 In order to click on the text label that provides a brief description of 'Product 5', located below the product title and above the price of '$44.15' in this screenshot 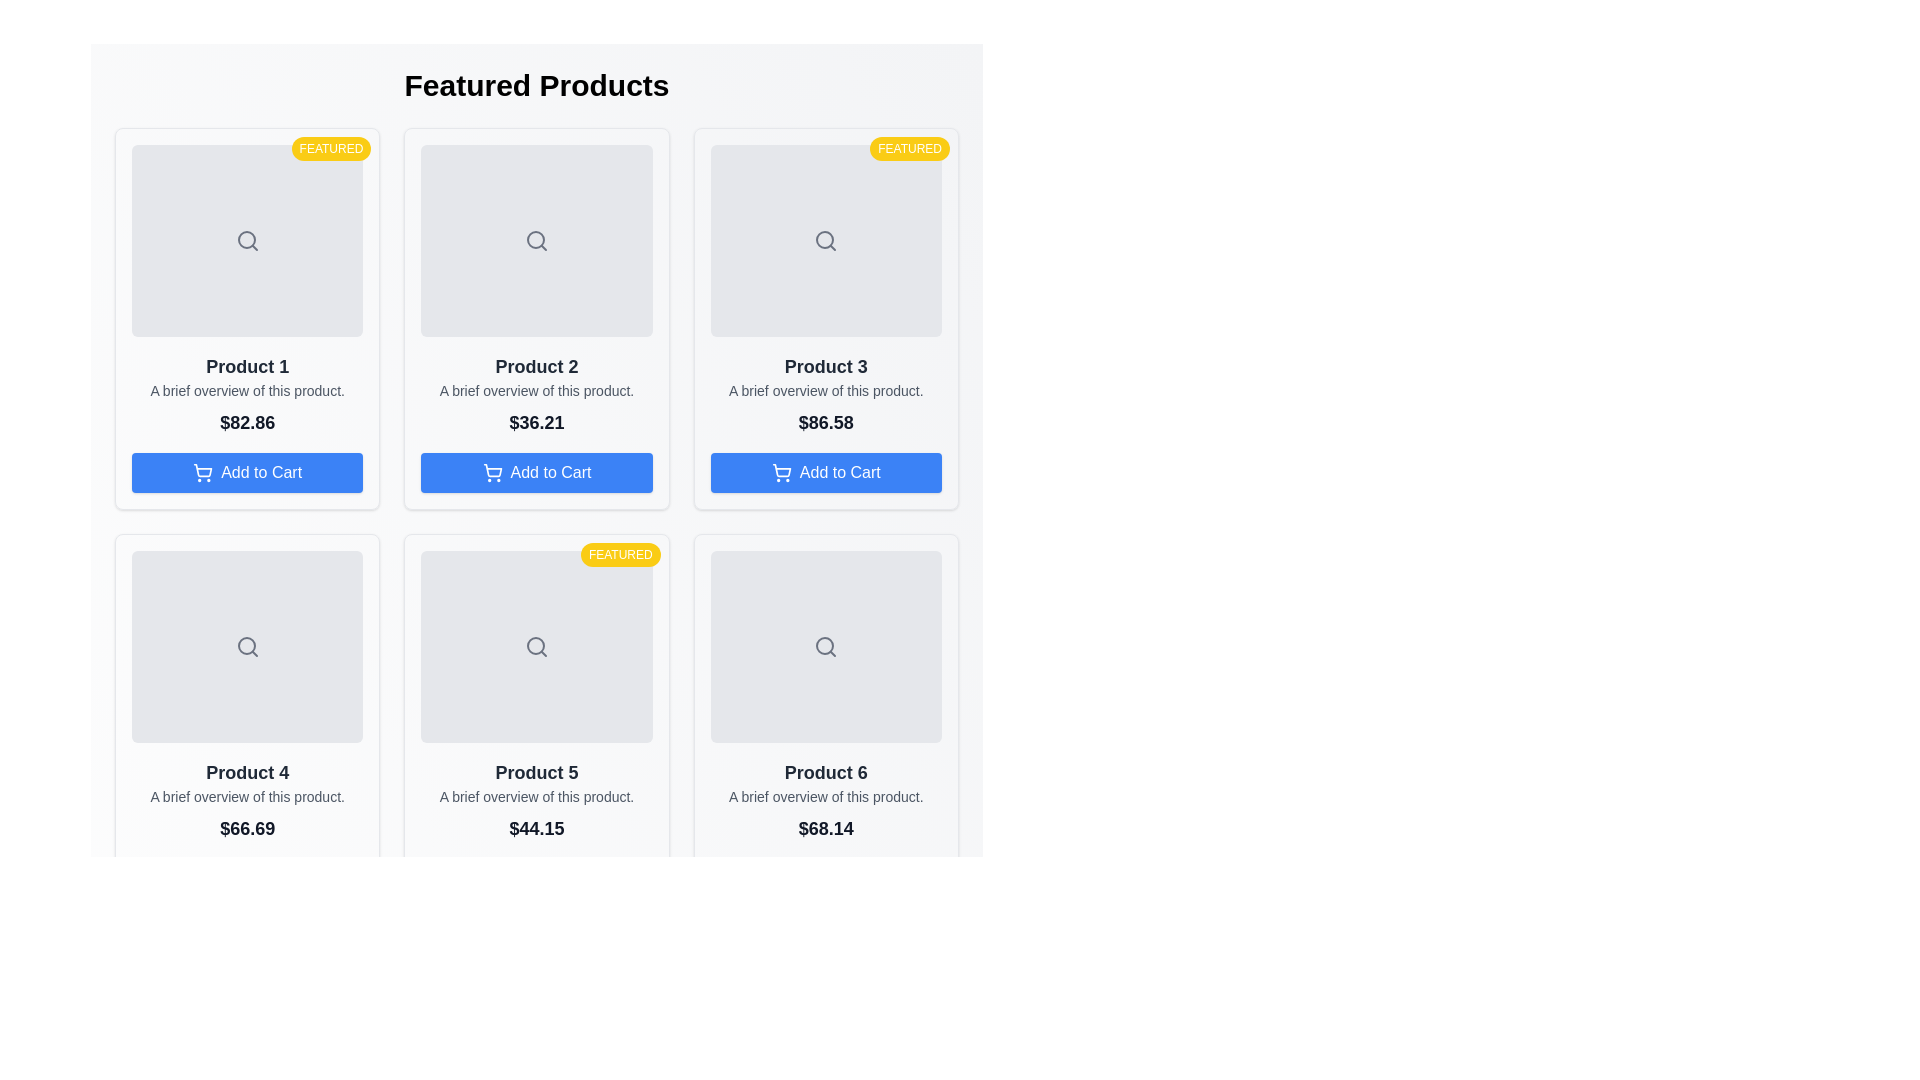, I will do `click(537, 796)`.